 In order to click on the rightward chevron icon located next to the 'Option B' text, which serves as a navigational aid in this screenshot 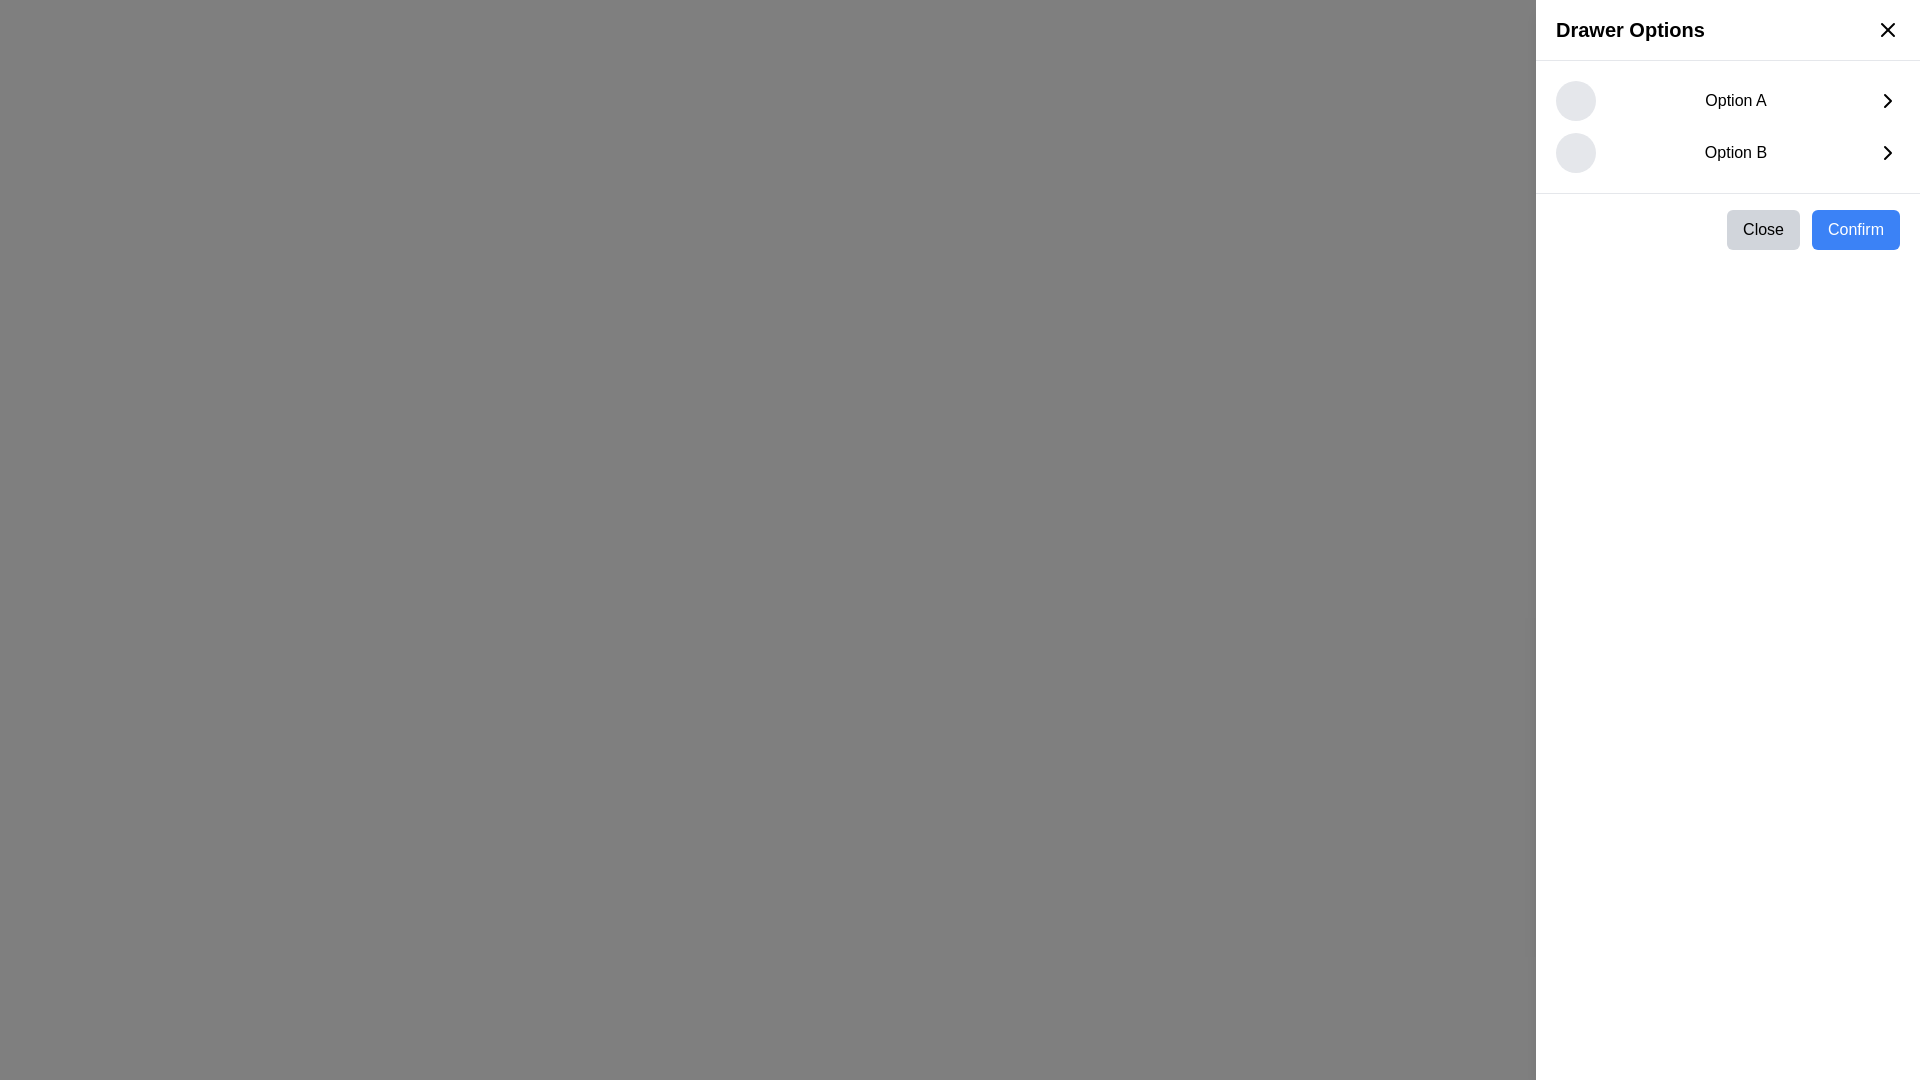, I will do `click(1886, 152)`.